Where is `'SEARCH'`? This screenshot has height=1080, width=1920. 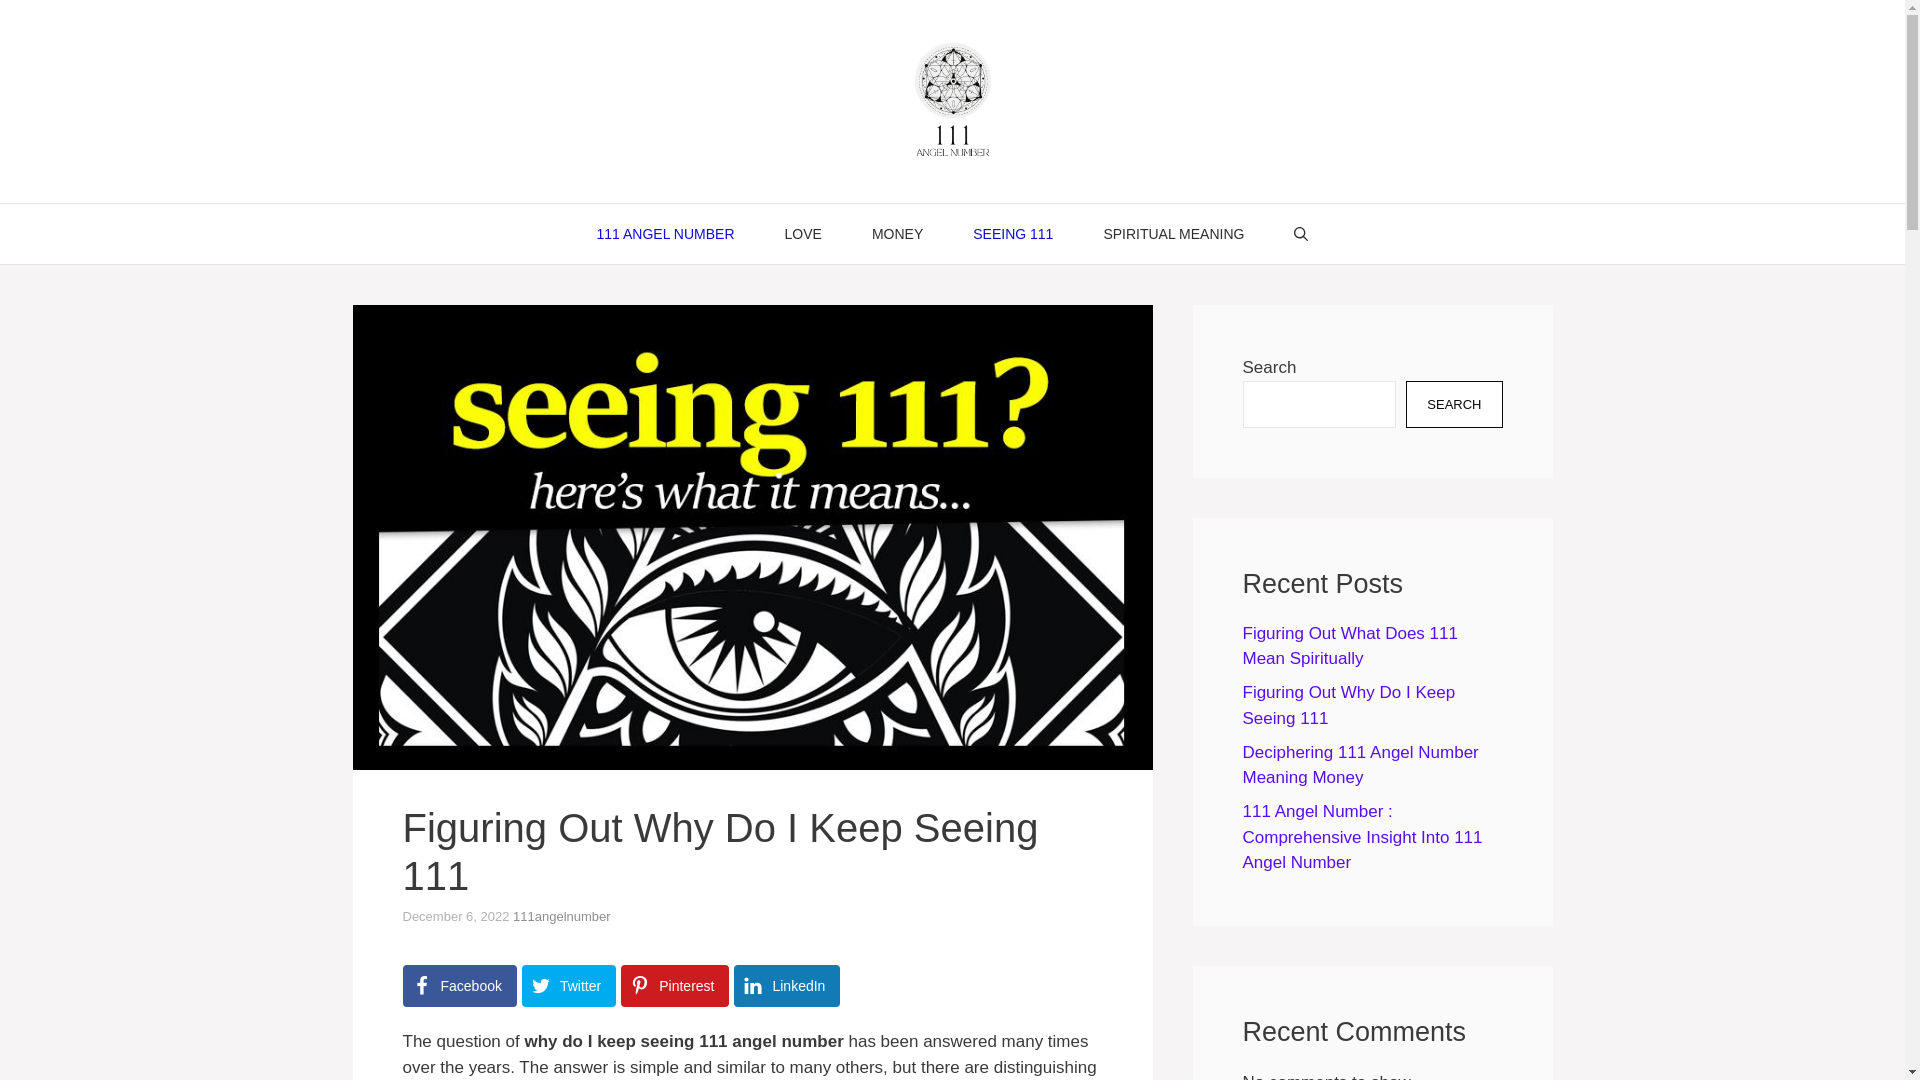
'SEARCH' is located at coordinates (1454, 405).